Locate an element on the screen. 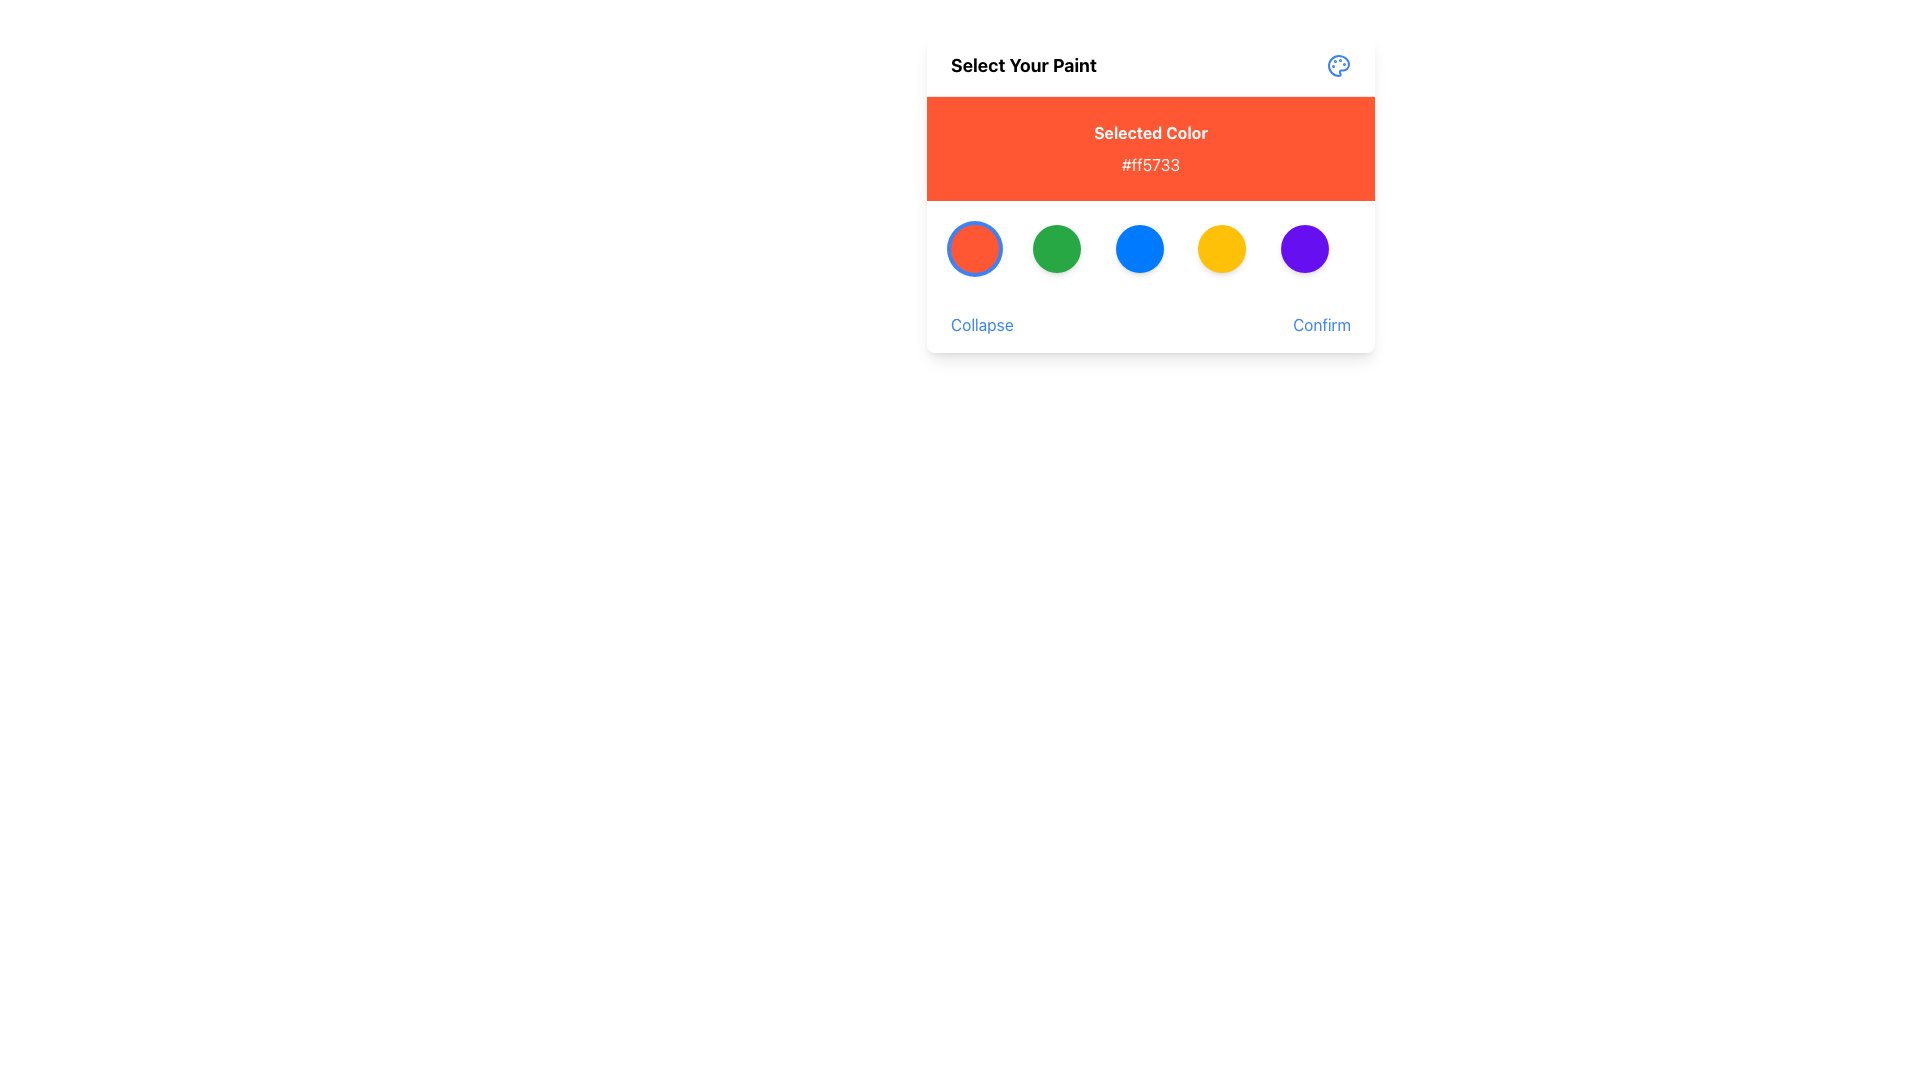 The height and width of the screenshot is (1080, 1920). the first circular interactive button on the leftmost side of the grid is located at coordinates (974, 248).